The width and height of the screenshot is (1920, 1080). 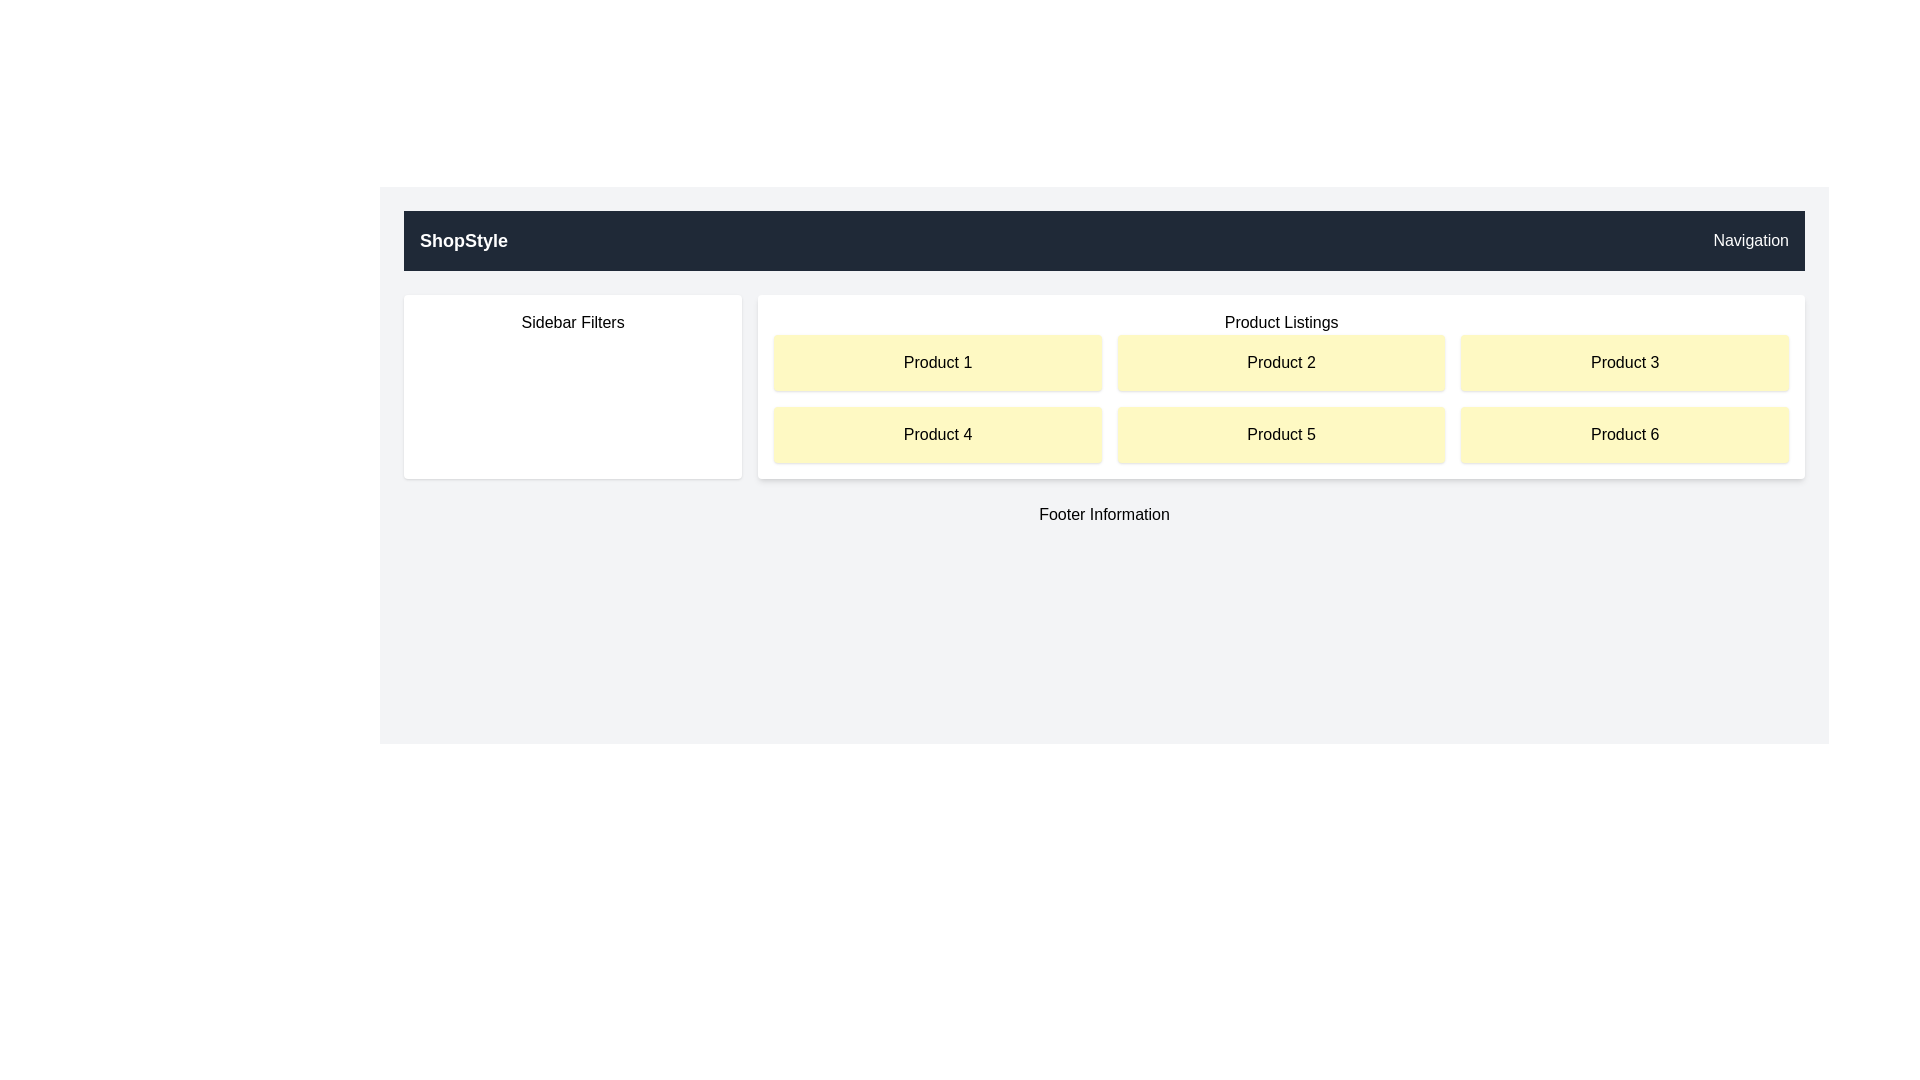 I want to click on the static display box representing the fifth product entry in the grid layout, positioned in the second row and second column, so click(x=1281, y=434).